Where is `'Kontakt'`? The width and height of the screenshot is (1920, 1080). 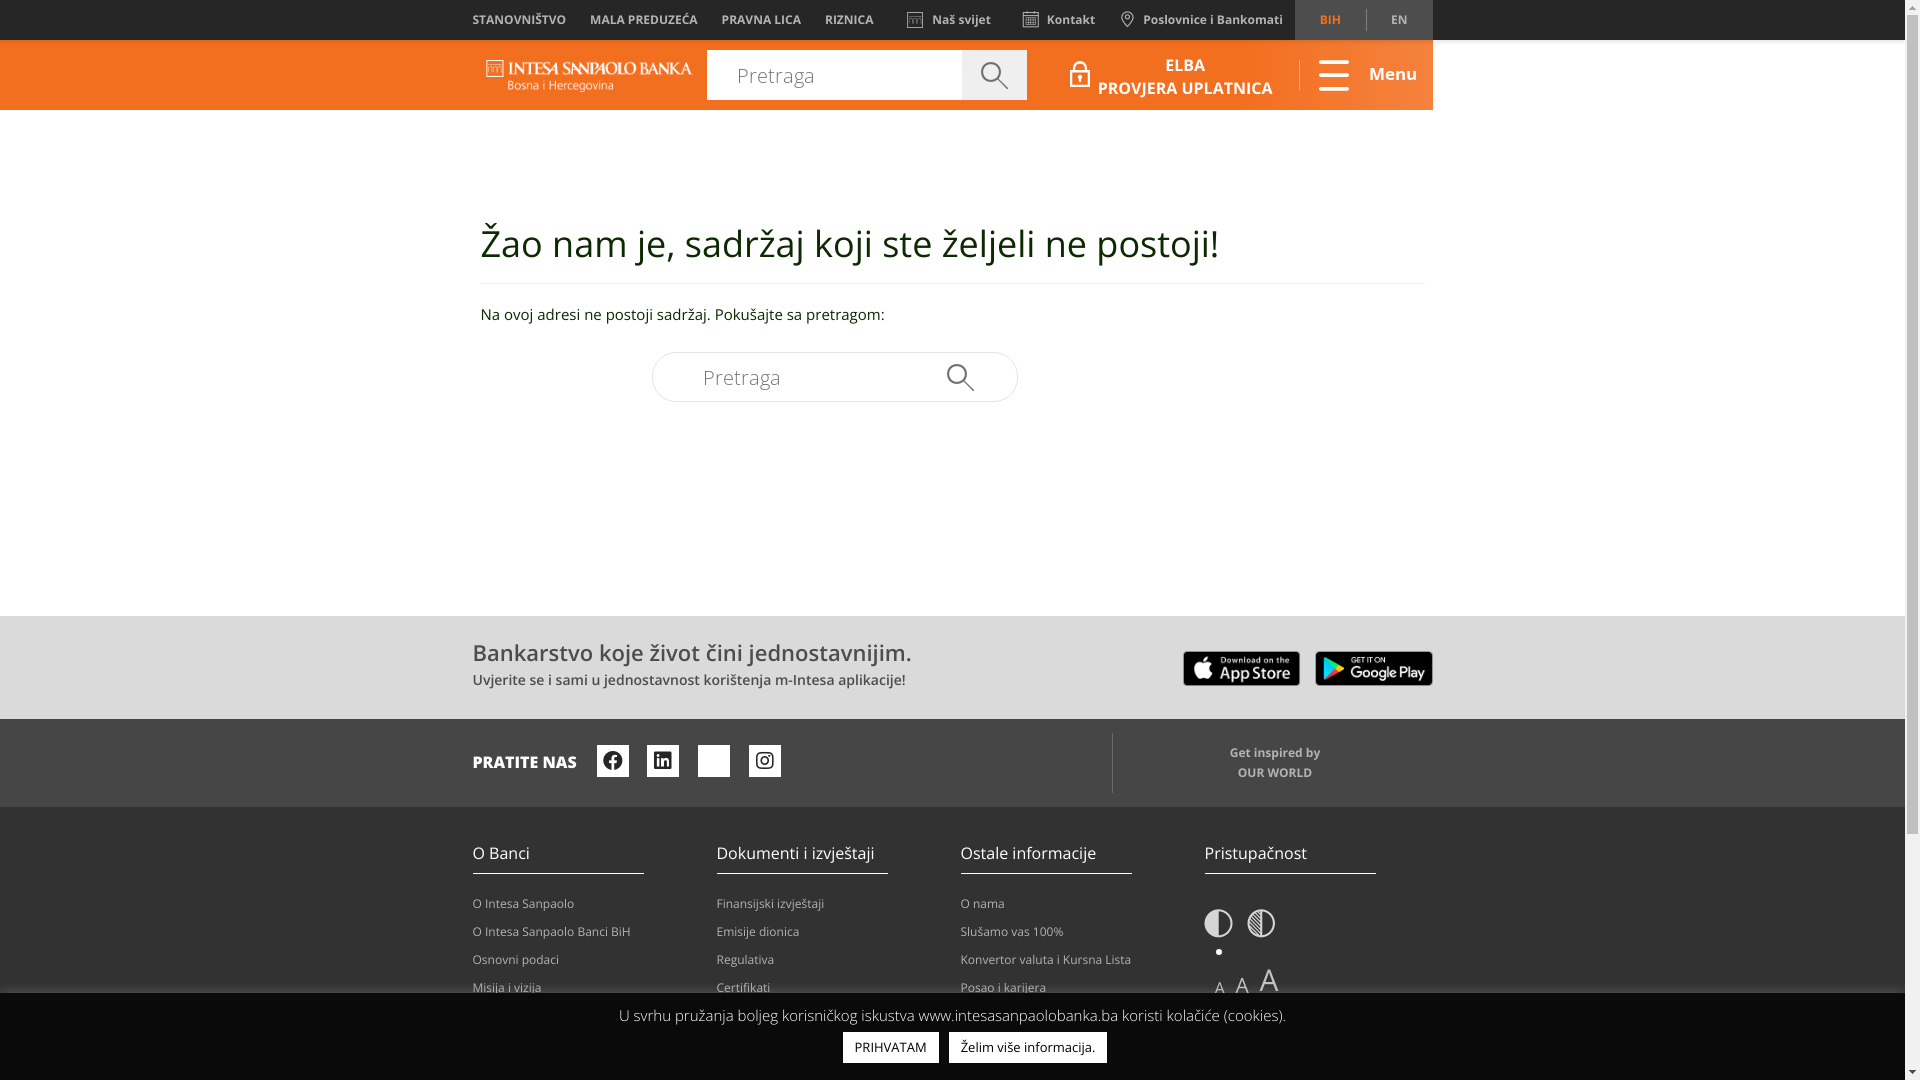 'Kontakt' is located at coordinates (1058, 19).